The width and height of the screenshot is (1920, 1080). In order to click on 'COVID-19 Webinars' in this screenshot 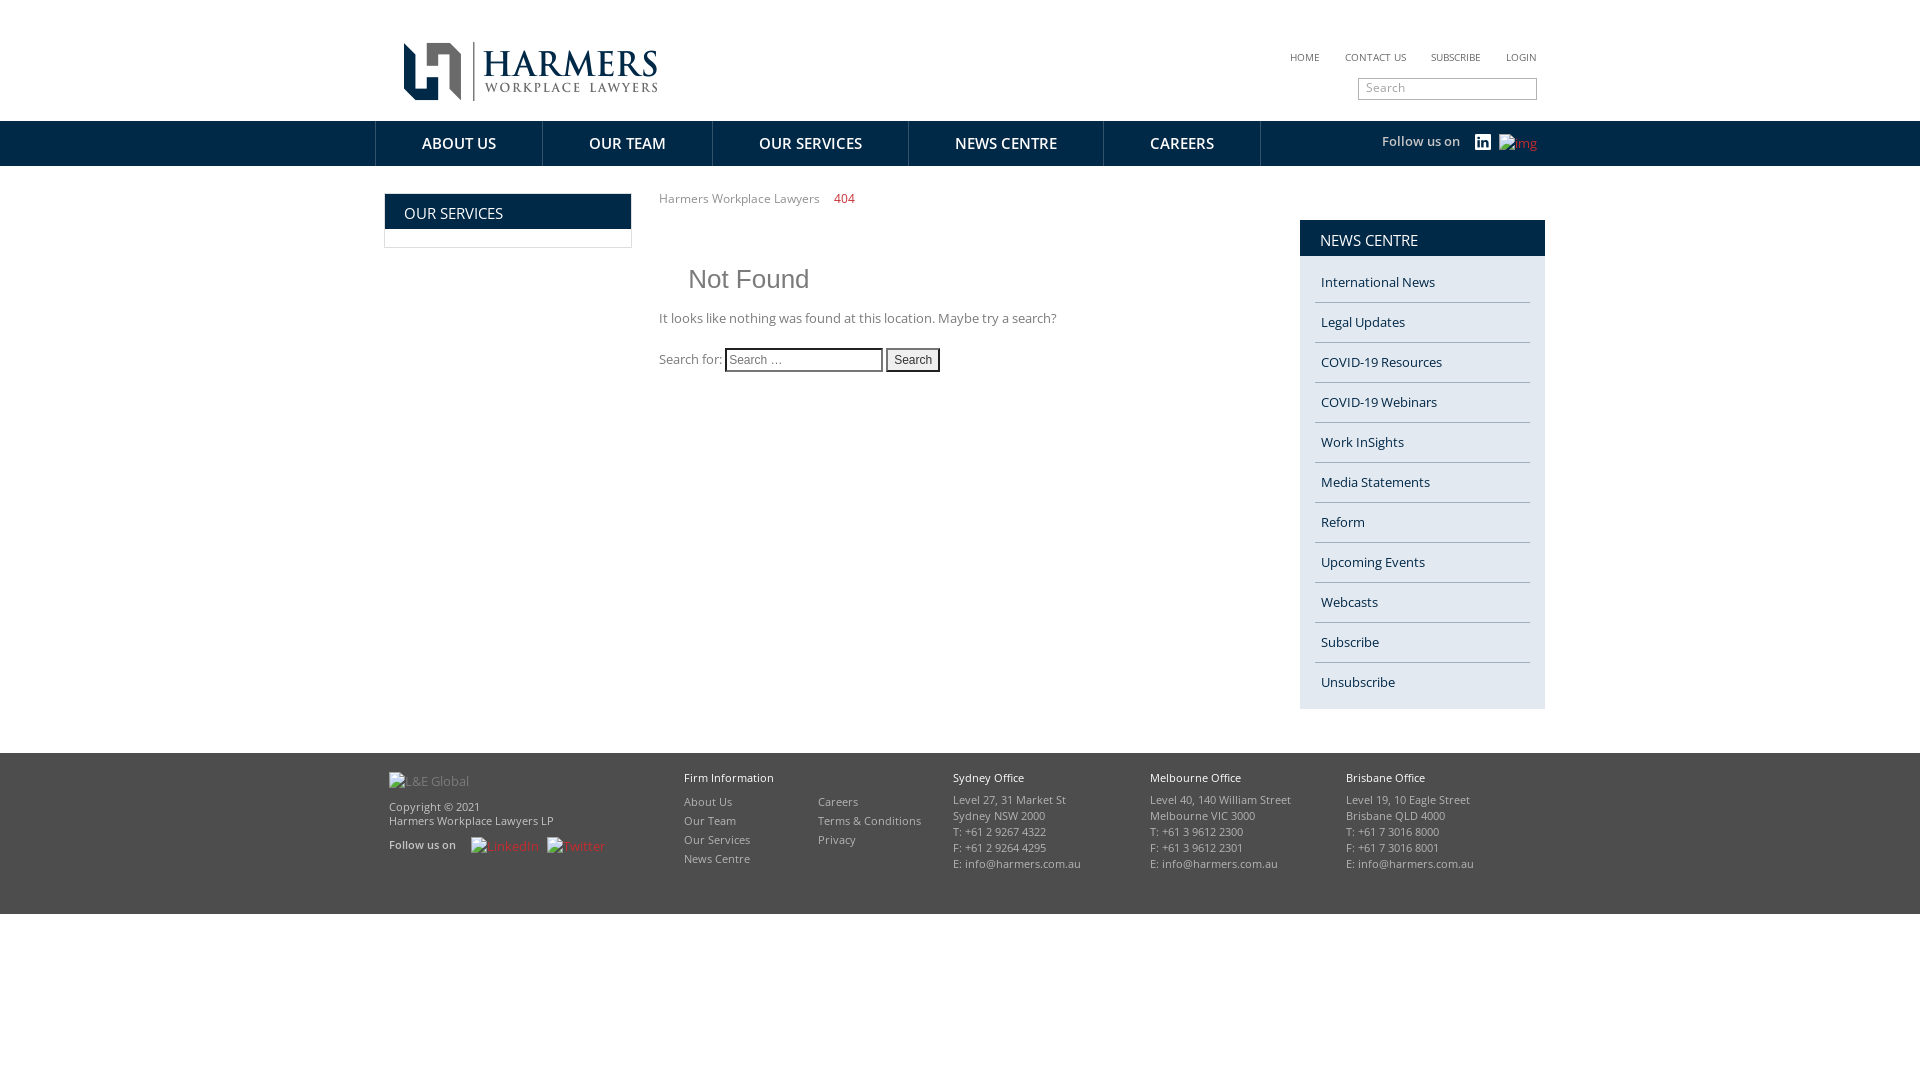, I will do `click(1315, 402)`.